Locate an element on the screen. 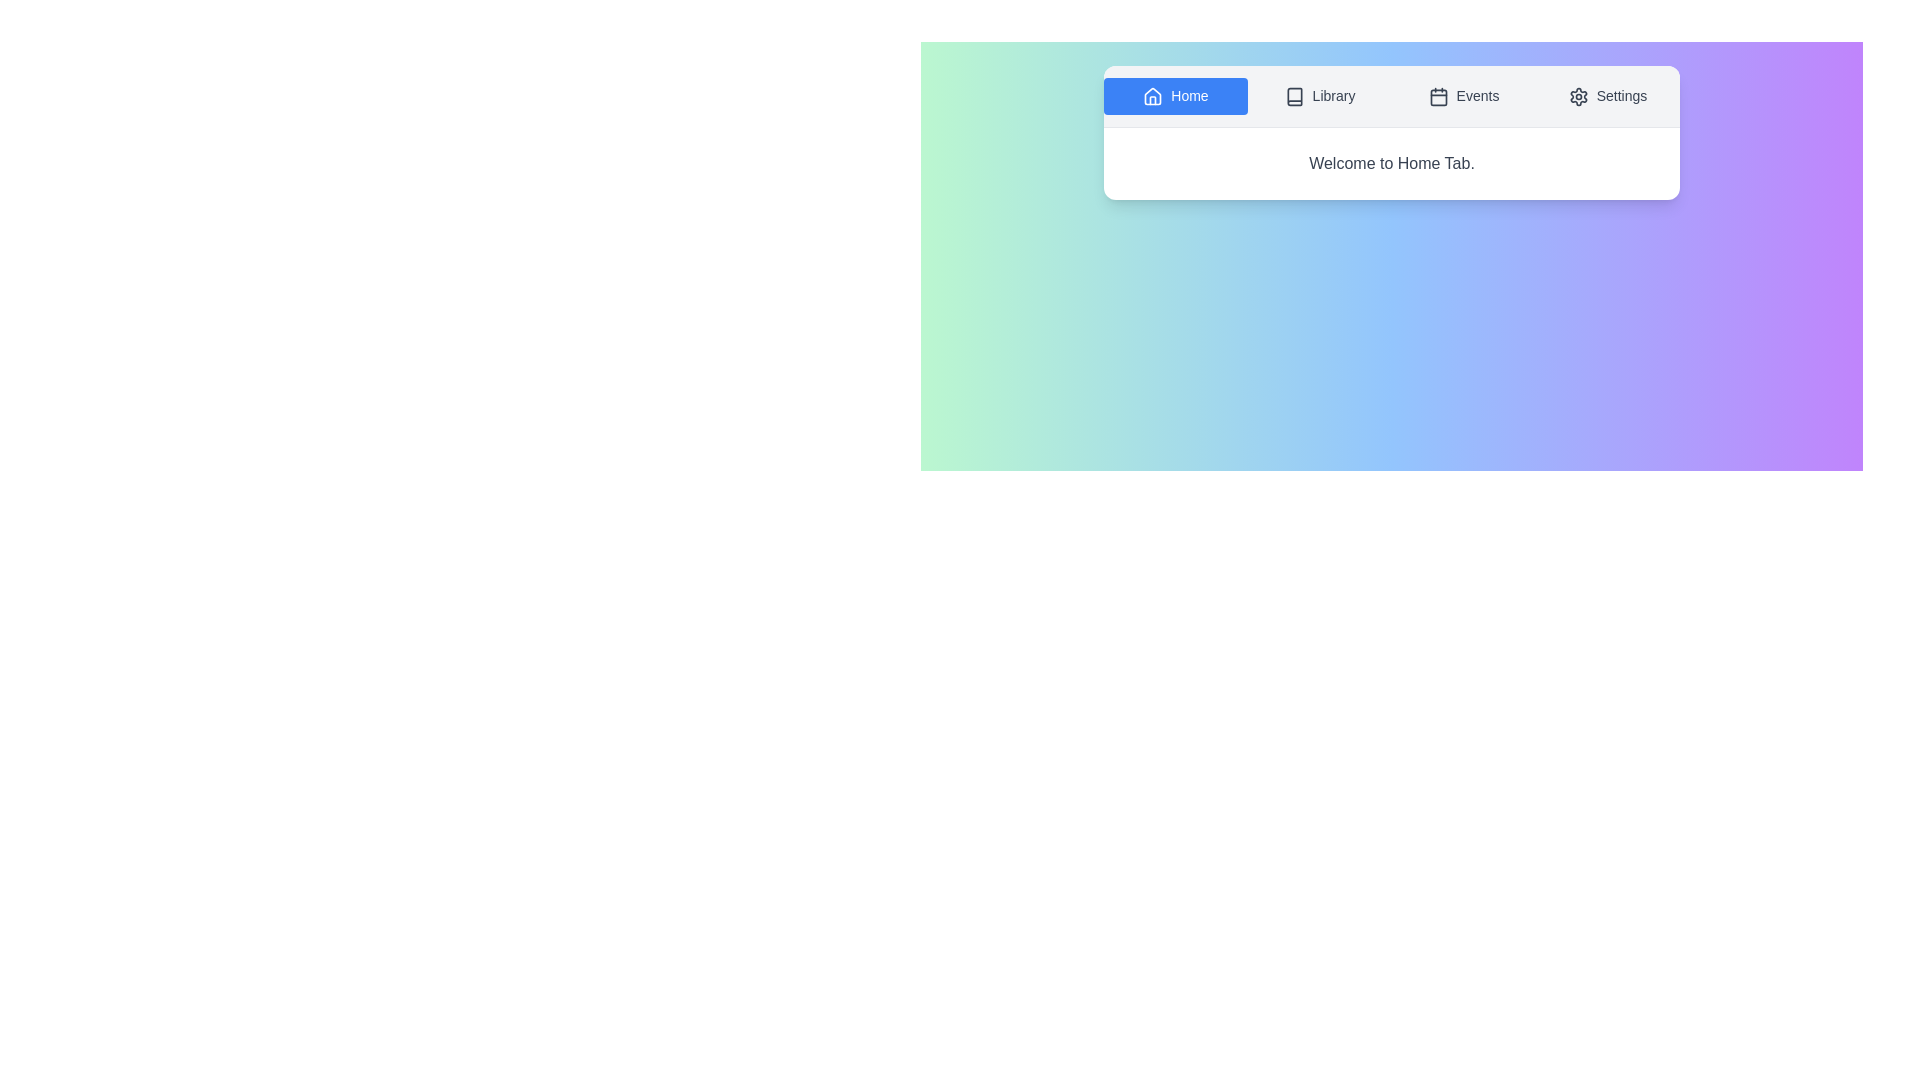 This screenshot has width=1920, height=1080. the 'Settings' icon located in the top-right corner of the navigation bar is located at coordinates (1577, 97).